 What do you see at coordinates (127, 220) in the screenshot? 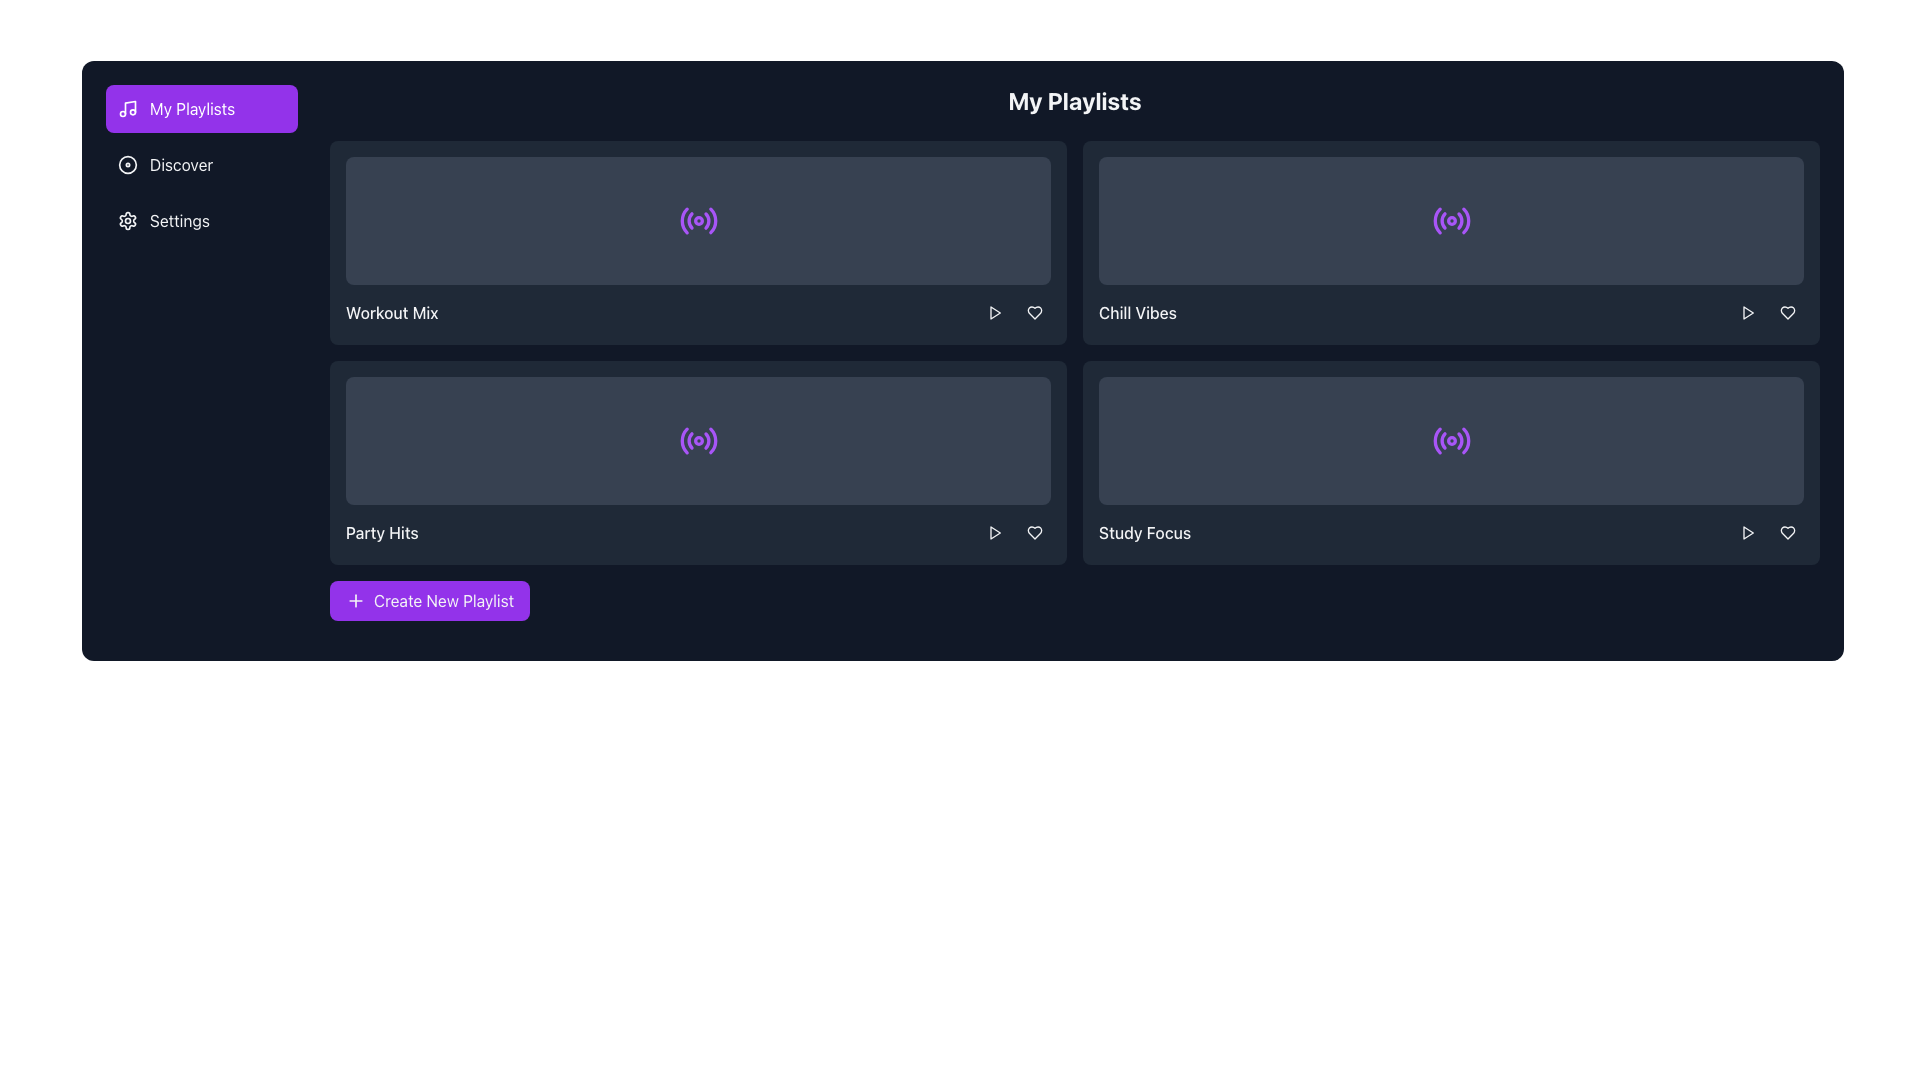
I see `the 'Settings' icon located to the left of the 'Settings' label in the side navigation bar` at bounding box center [127, 220].